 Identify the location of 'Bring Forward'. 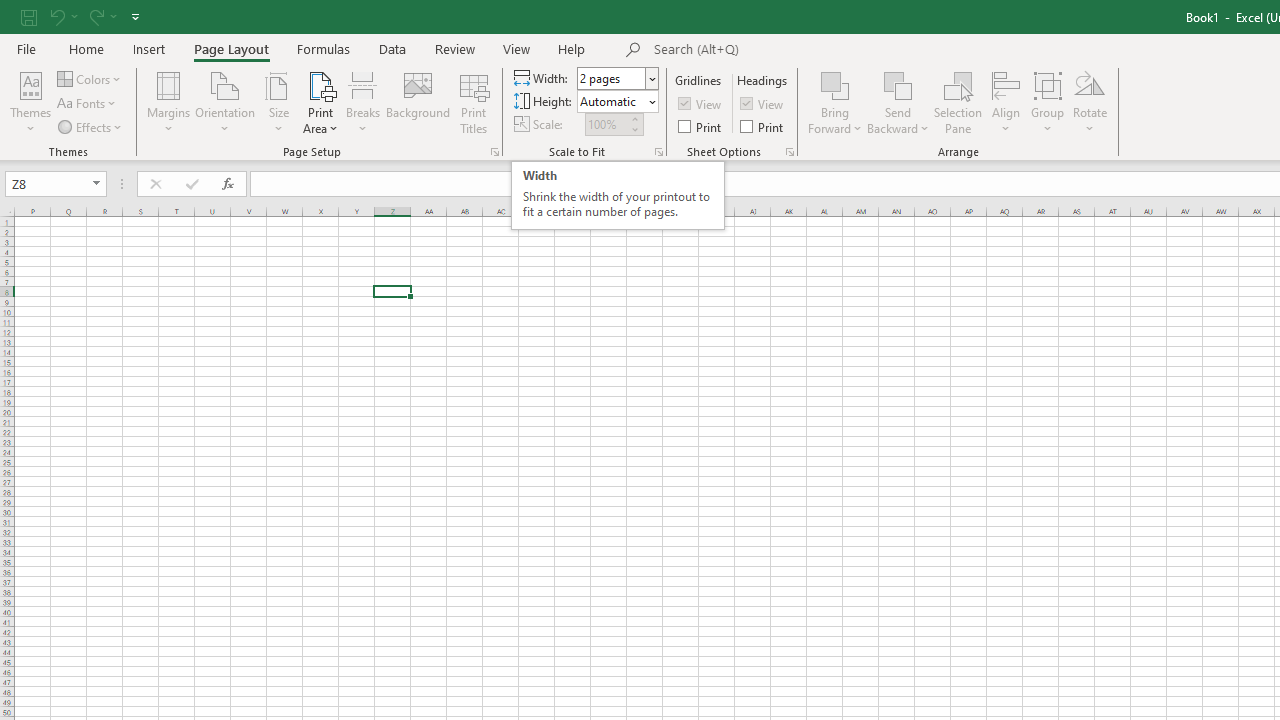
(835, 84).